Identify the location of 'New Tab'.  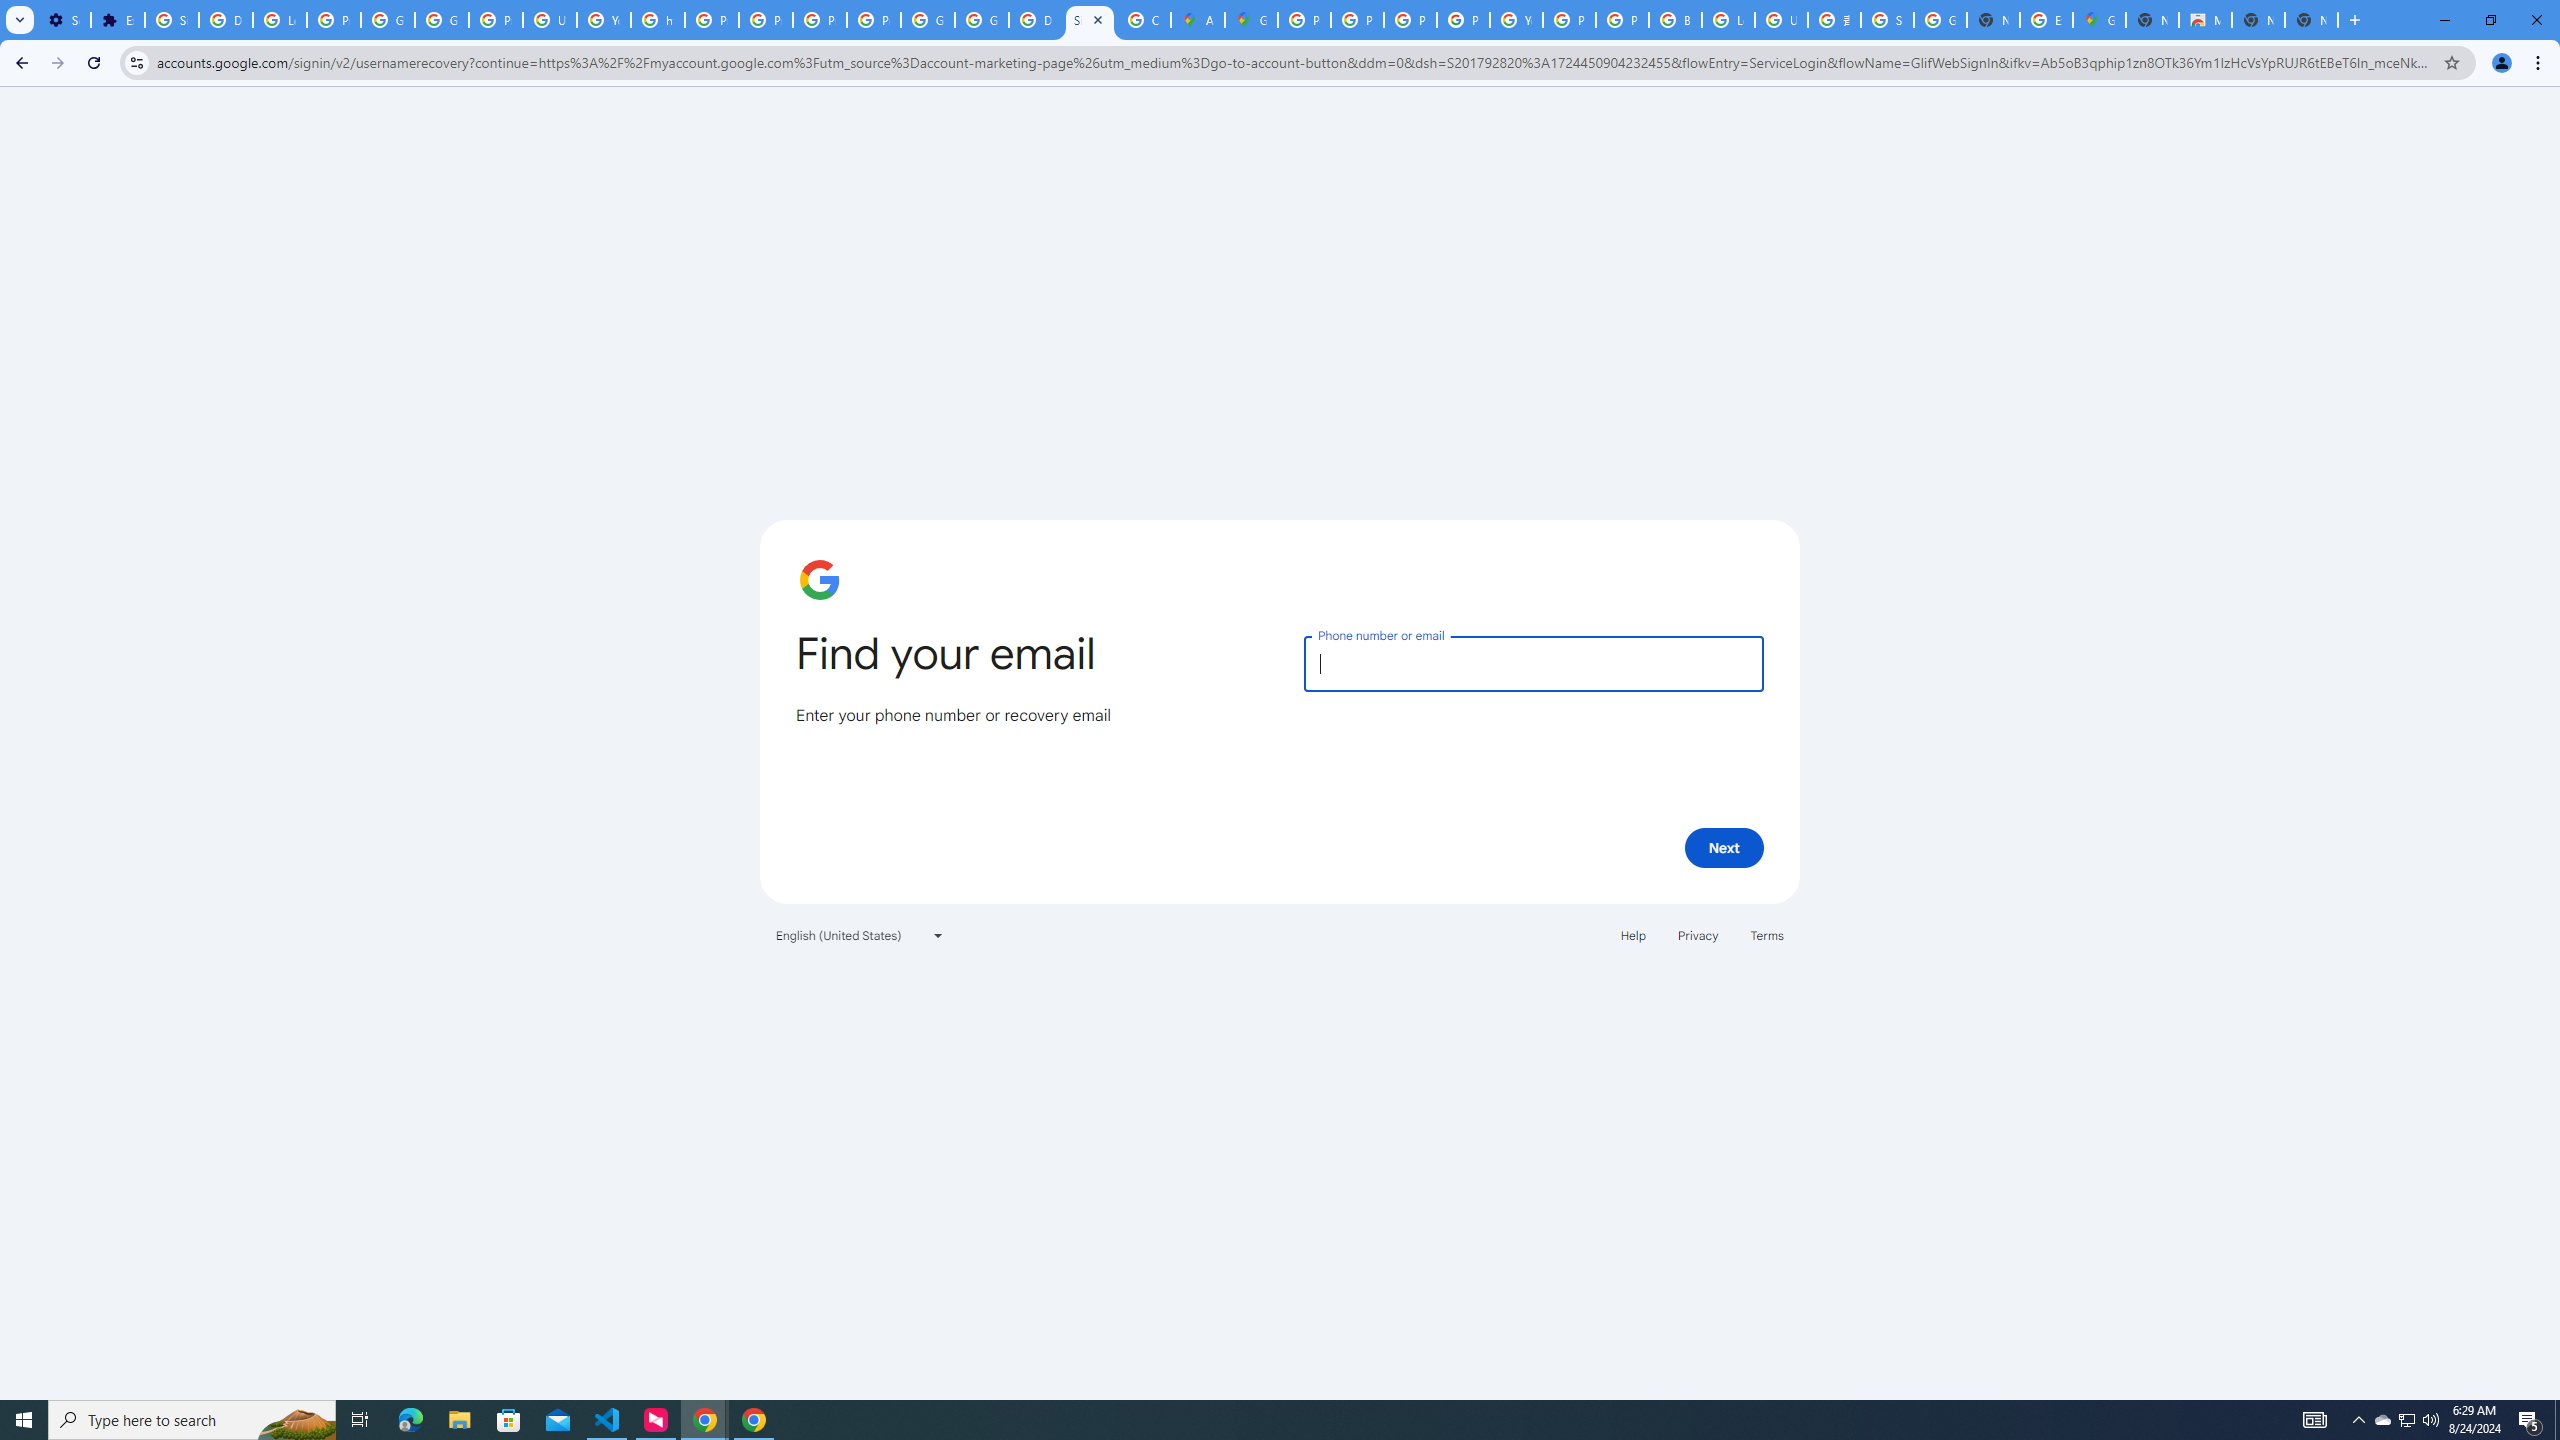
(2311, 19).